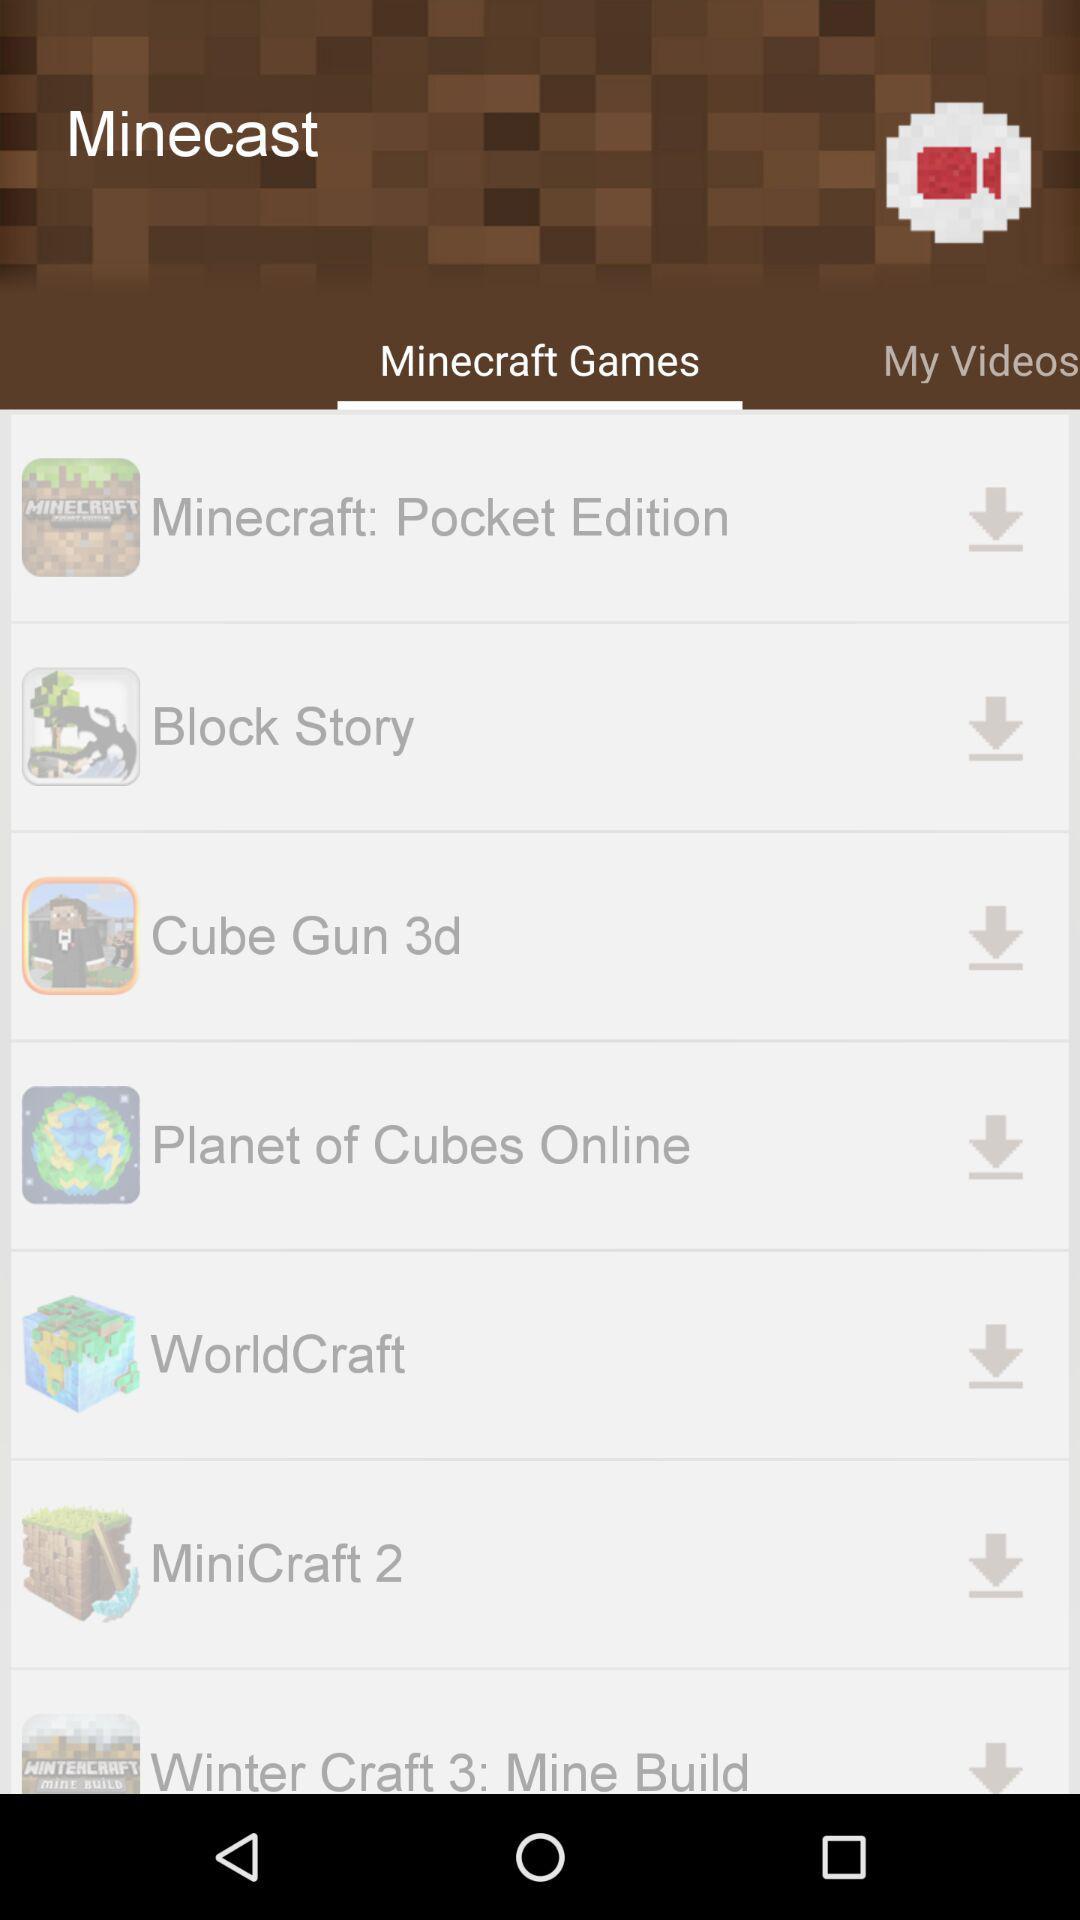  What do you see at coordinates (608, 1145) in the screenshot?
I see `the planet of cubes` at bounding box center [608, 1145].